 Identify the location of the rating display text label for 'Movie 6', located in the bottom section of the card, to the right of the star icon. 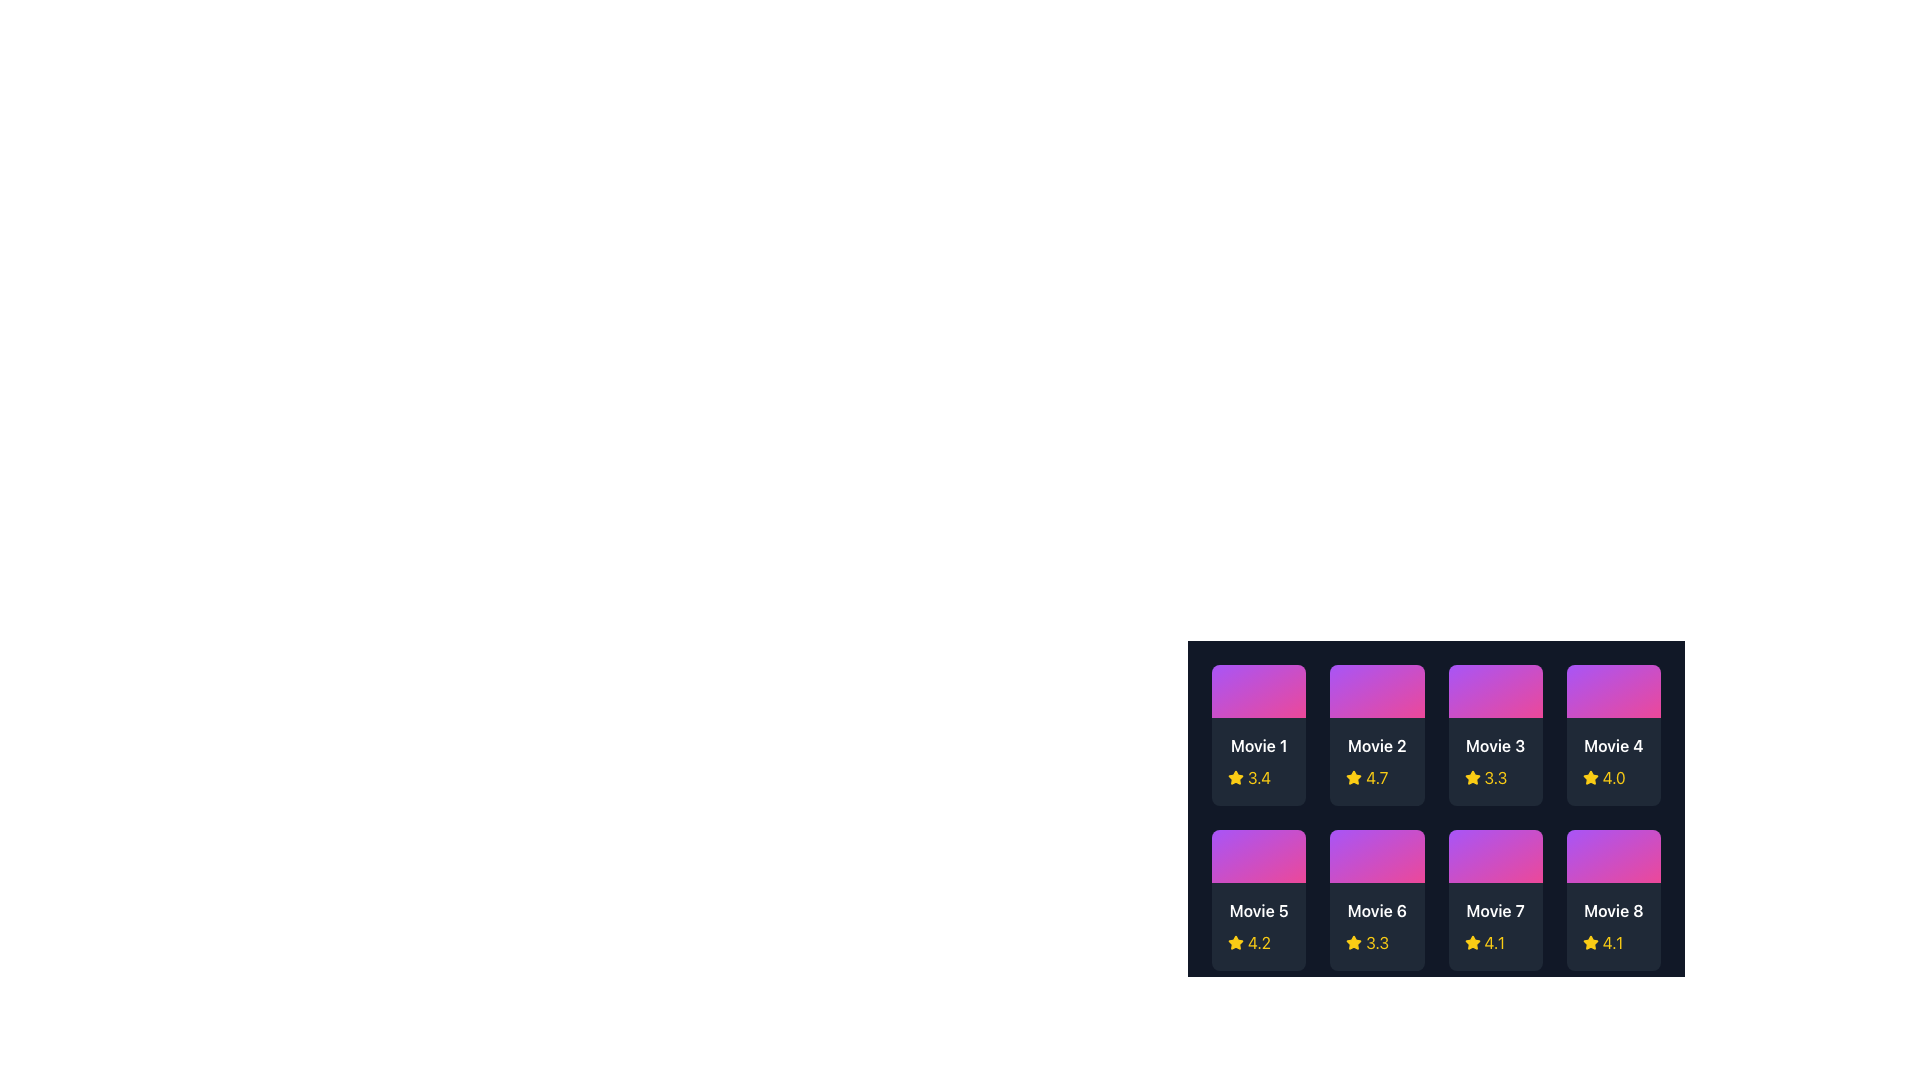
(1376, 943).